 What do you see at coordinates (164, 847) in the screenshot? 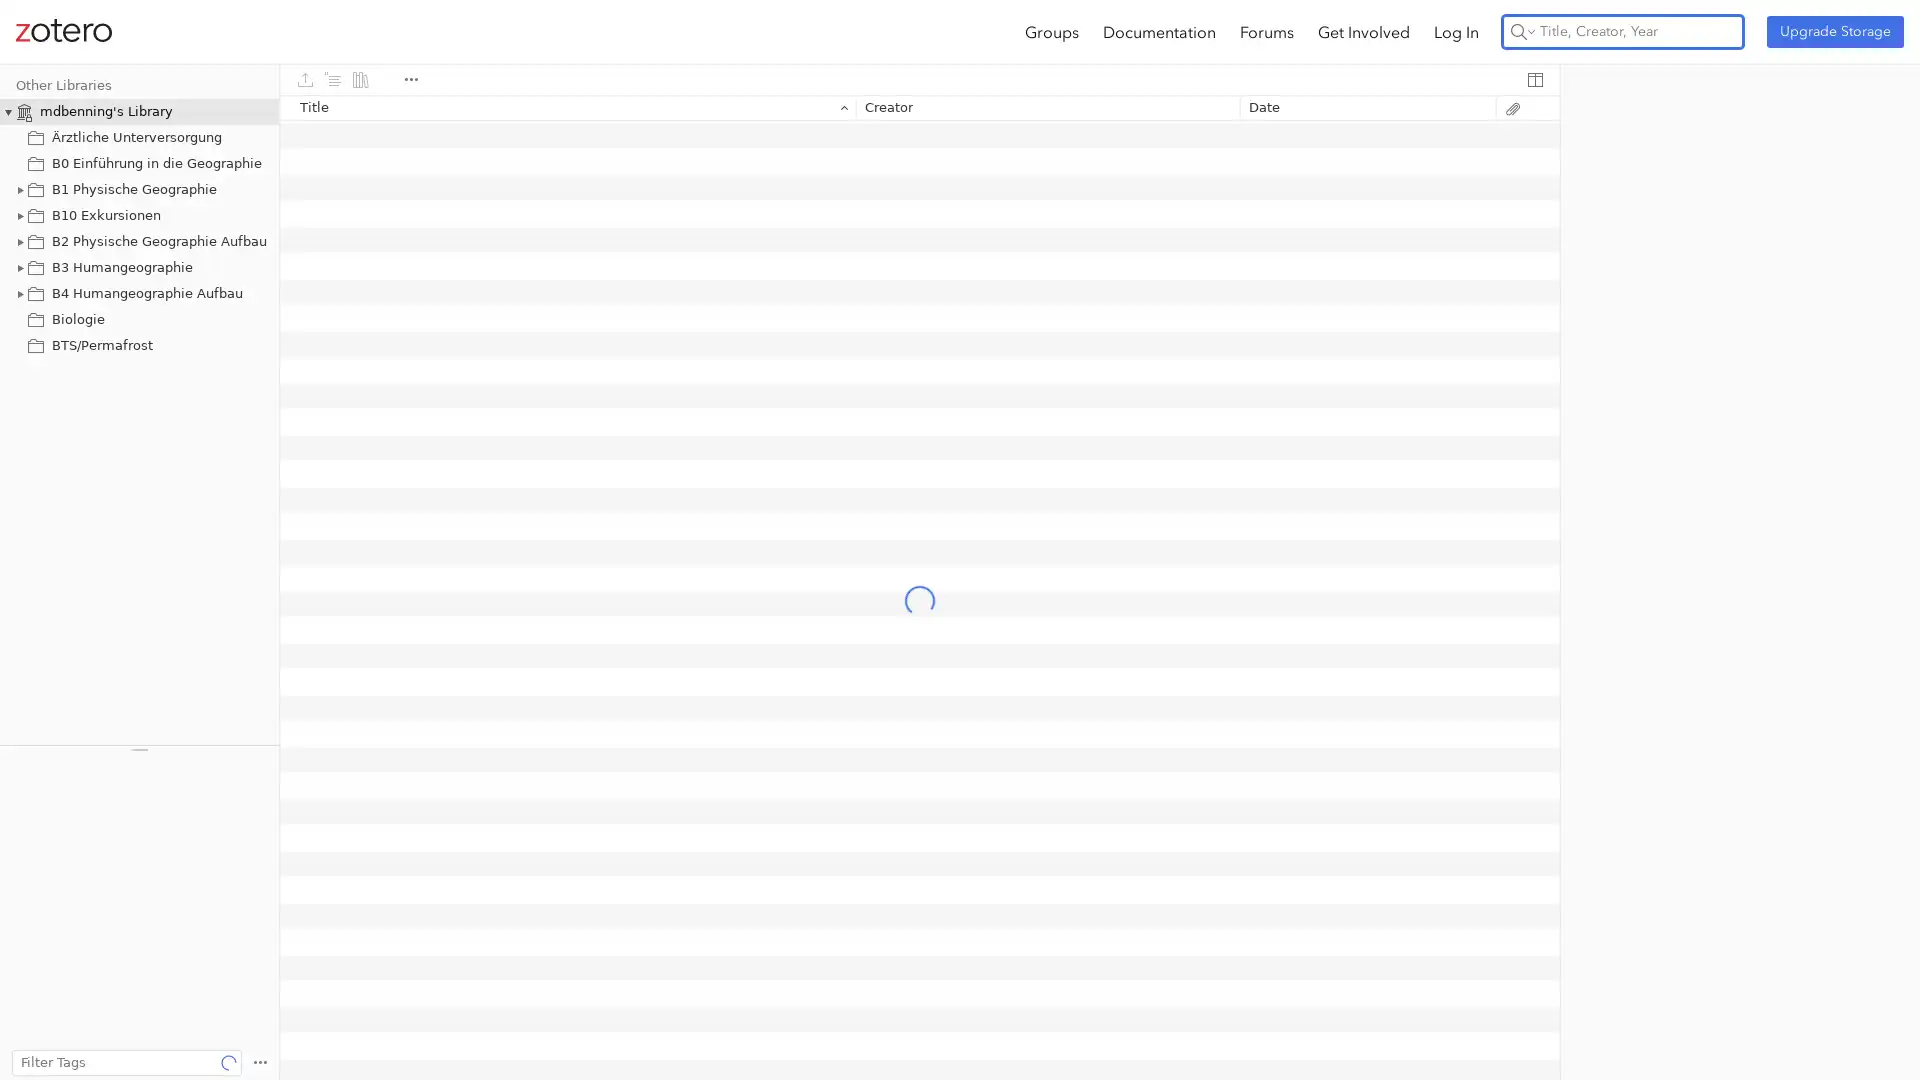
I see `Central place theory` at bounding box center [164, 847].